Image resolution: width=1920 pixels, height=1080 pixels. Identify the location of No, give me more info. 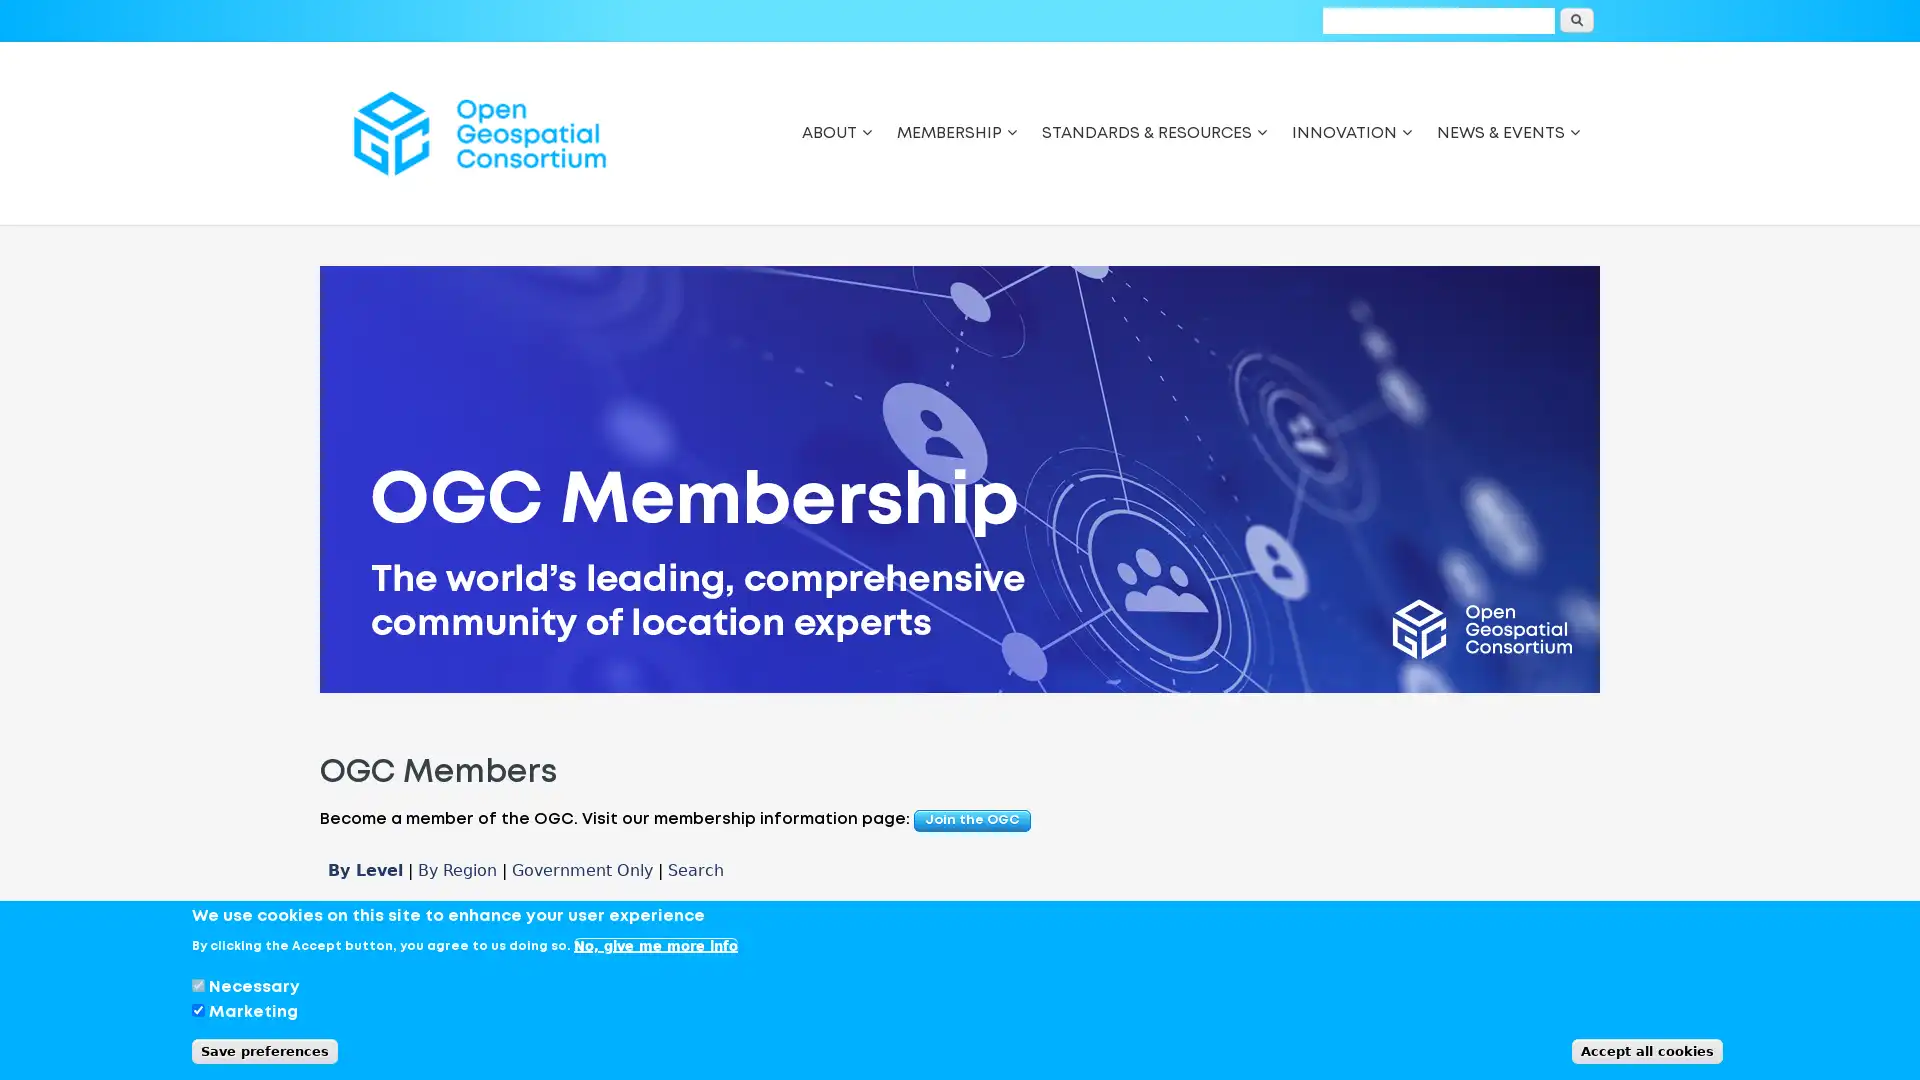
(656, 945).